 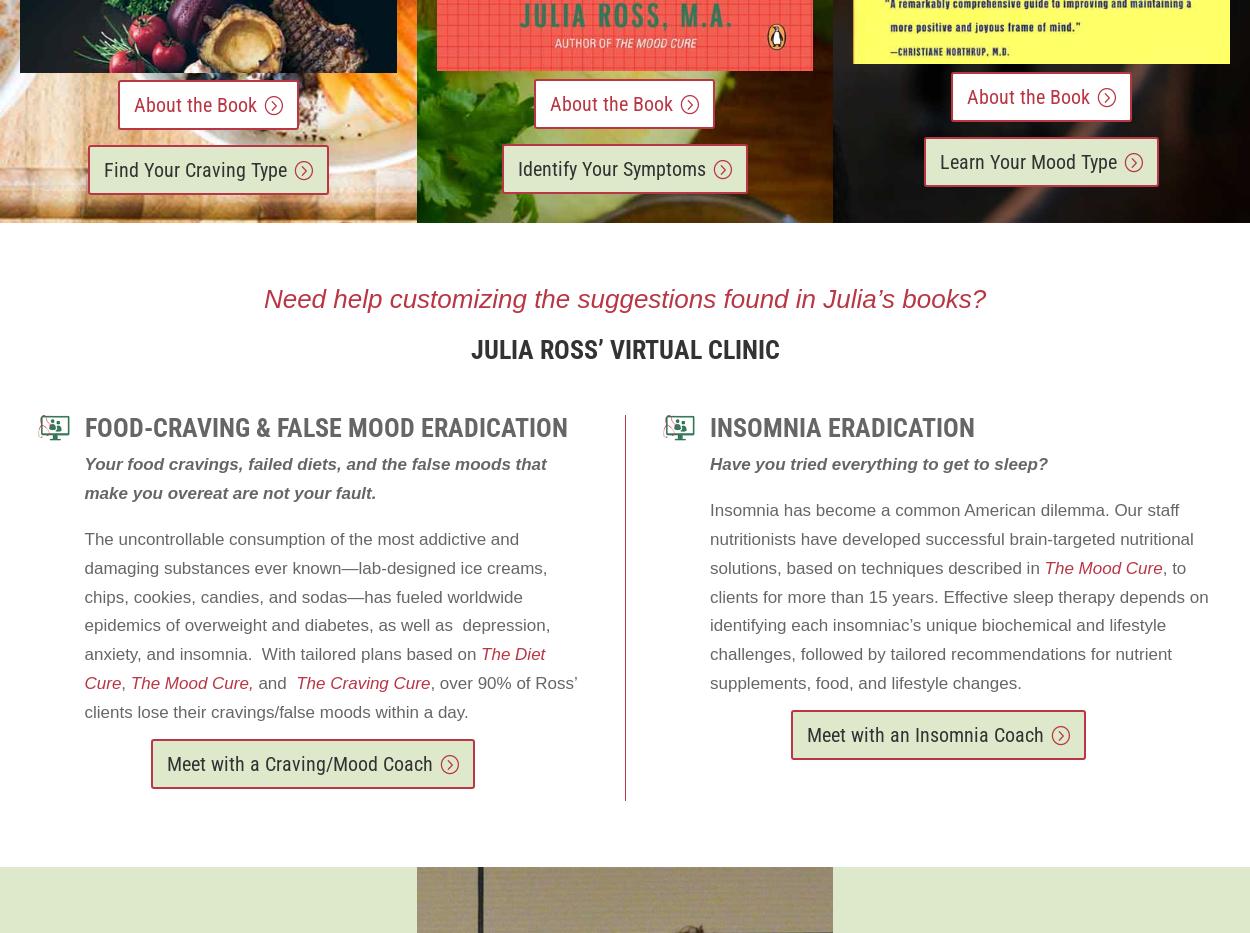 What do you see at coordinates (313, 667) in the screenshot?
I see `'The Diet Cure'` at bounding box center [313, 667].